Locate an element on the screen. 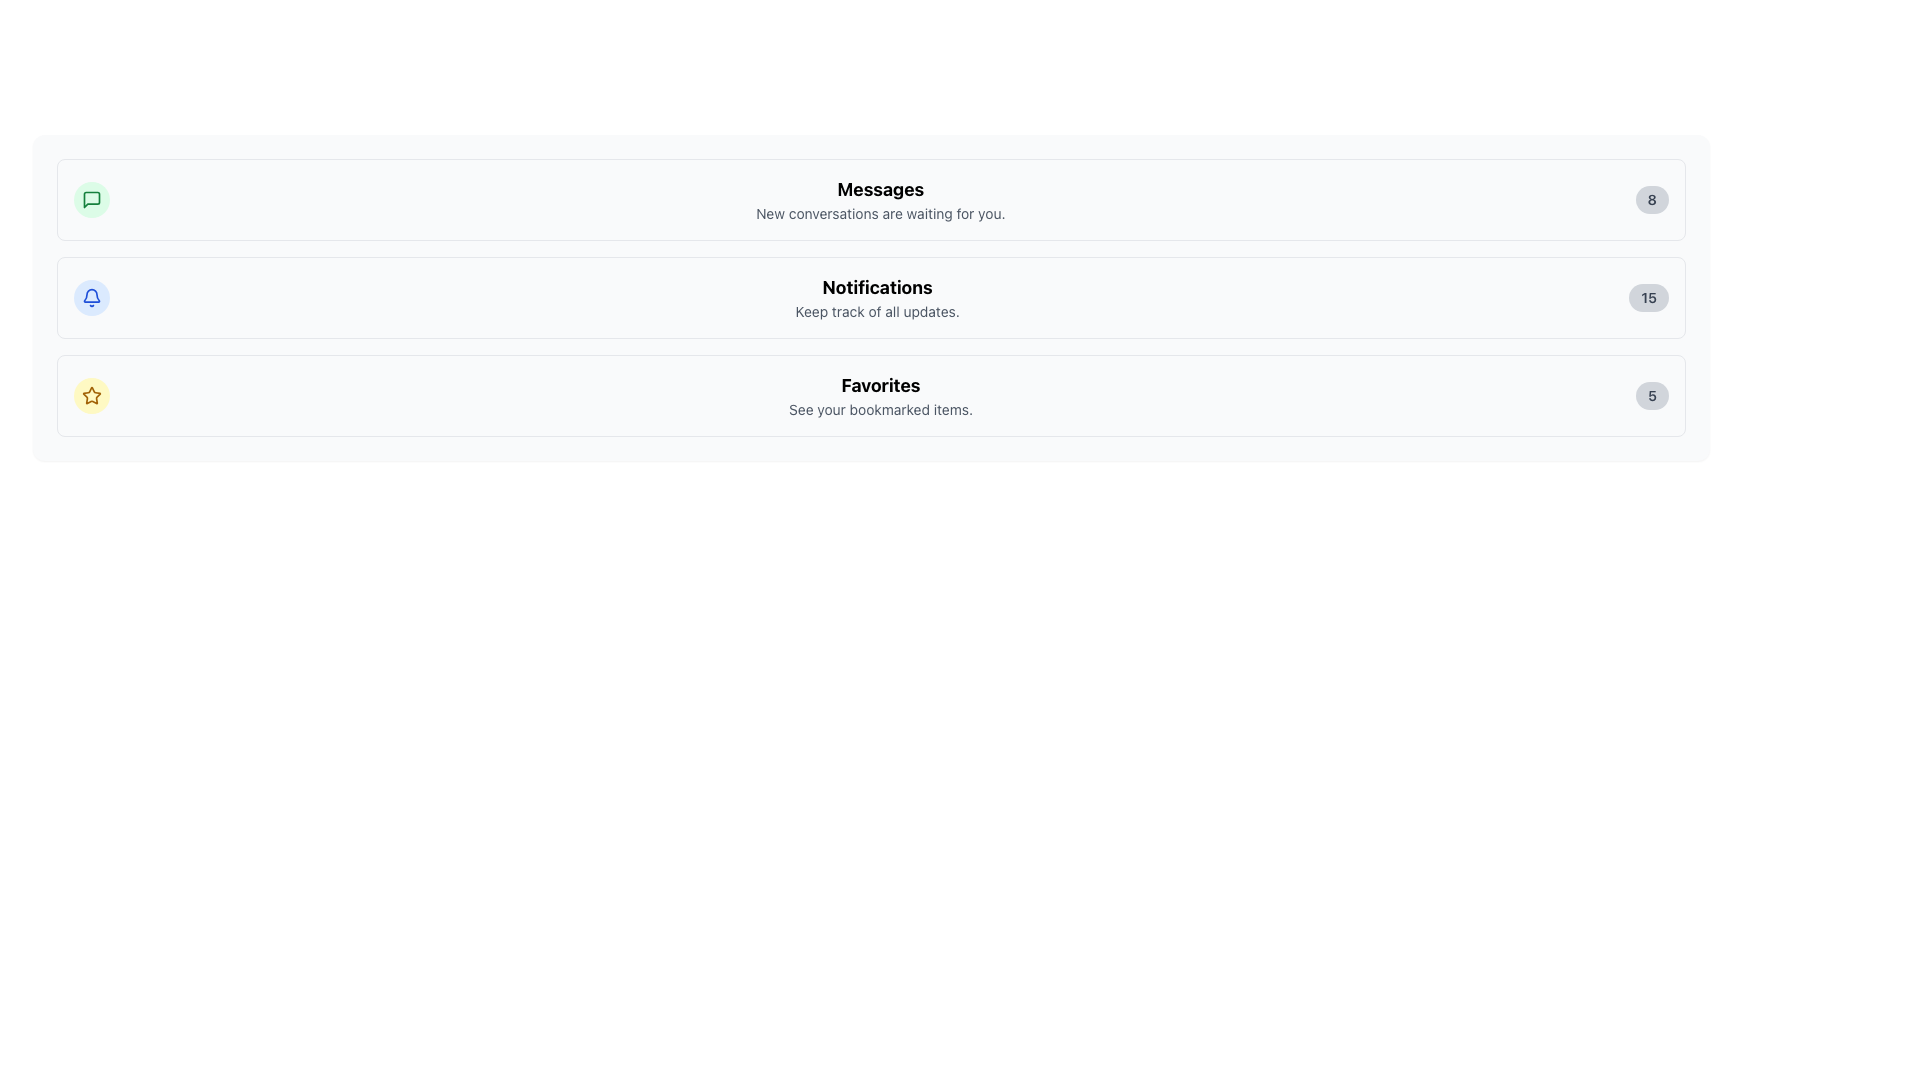 This screenshot has width=1920, height=1080. the messaging section icon is located at coordinates (90, 200).